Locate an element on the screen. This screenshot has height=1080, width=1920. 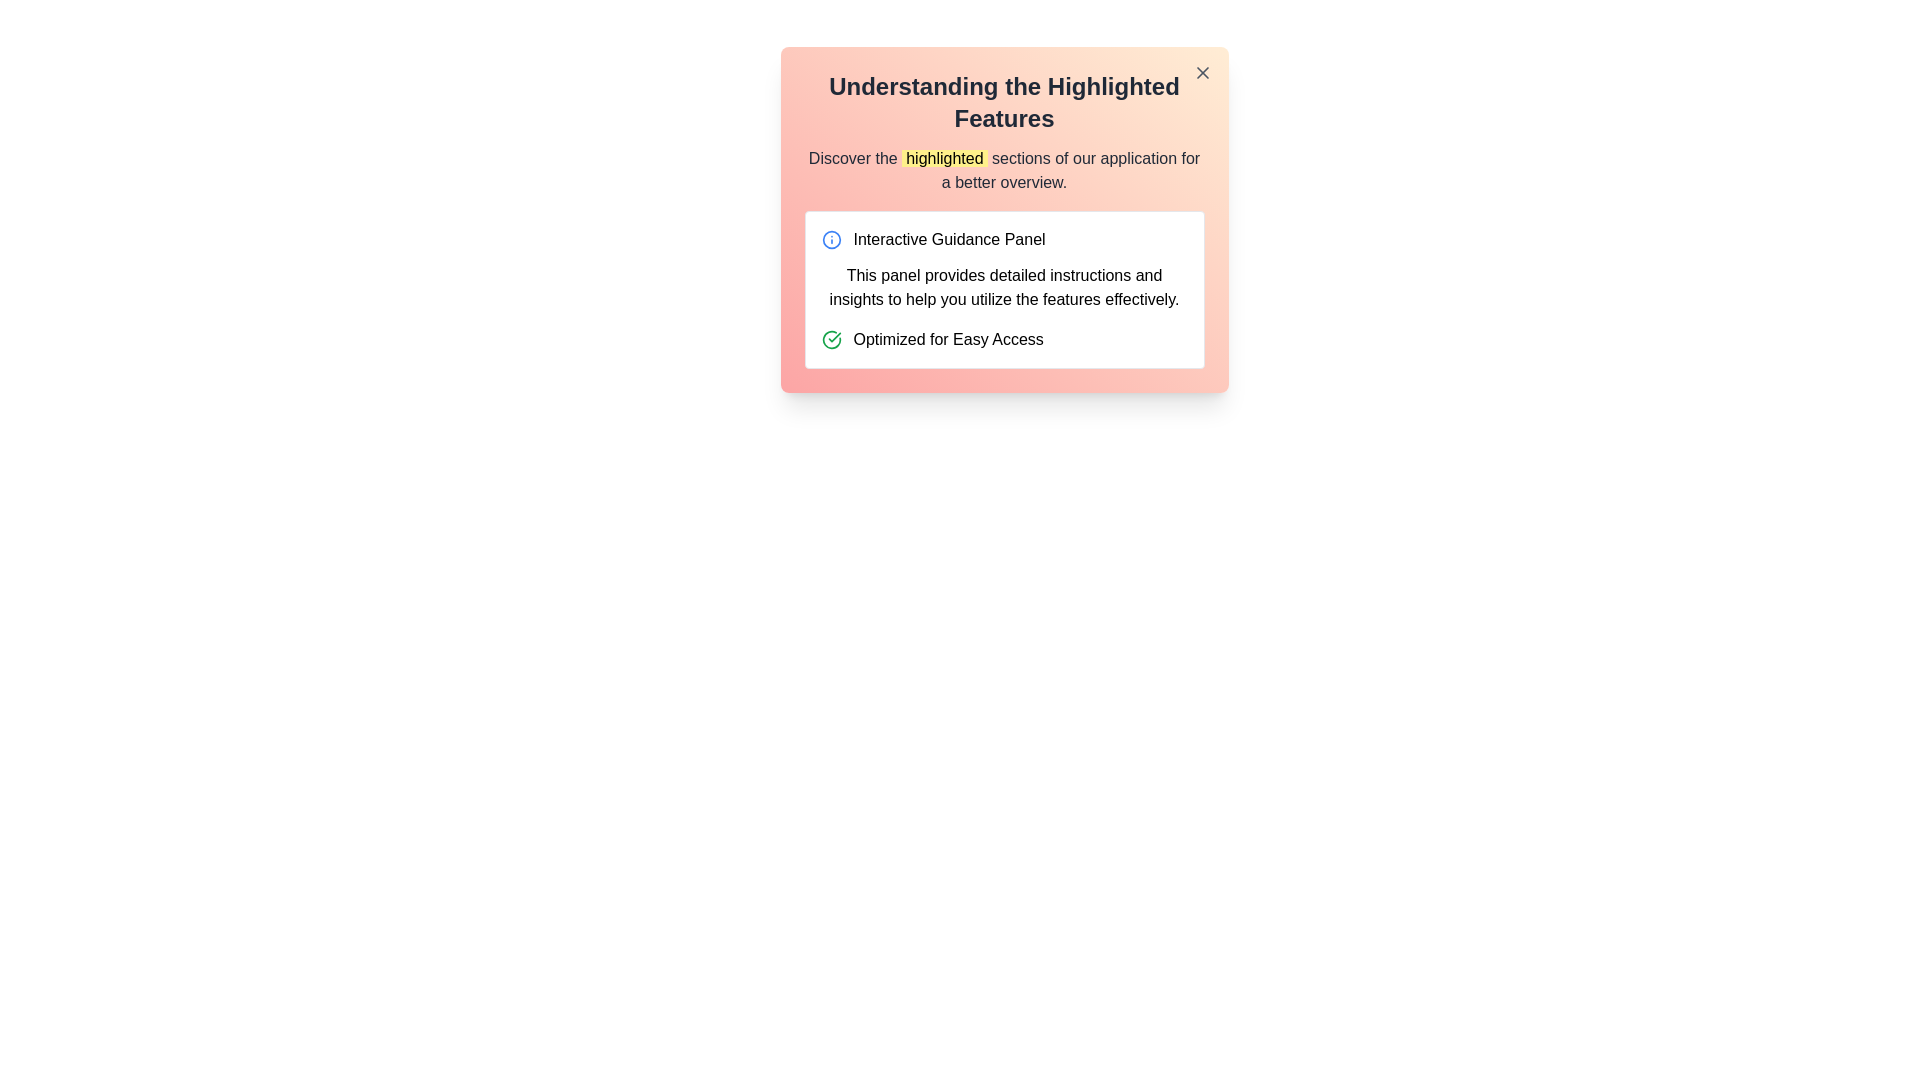
the close icon in the top-right corner of the gradient-colored panel titled 'Understanding the Highlighted Features' to change its color is located at coordinates (1201, 72).